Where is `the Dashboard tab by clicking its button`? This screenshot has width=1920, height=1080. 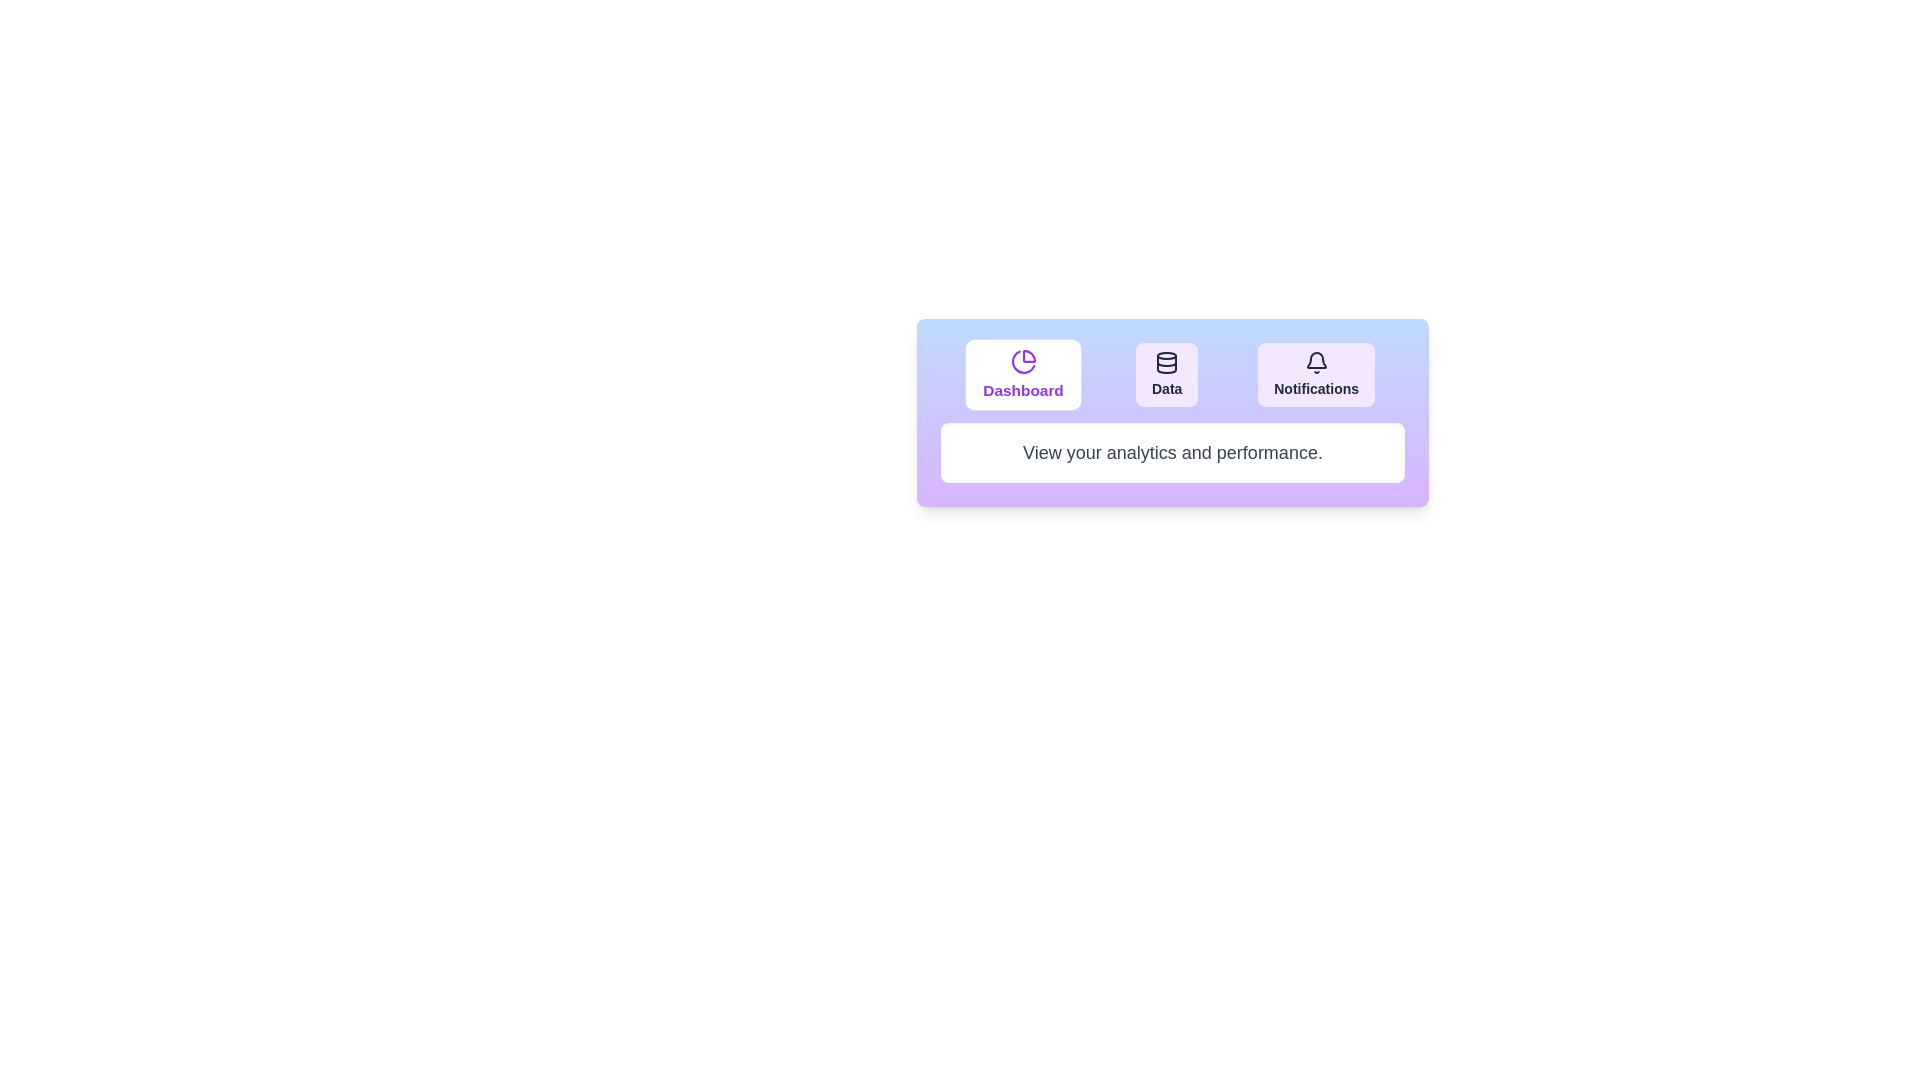
the Dashboard tab by clicking its button is located at coordinates (1023, 374).